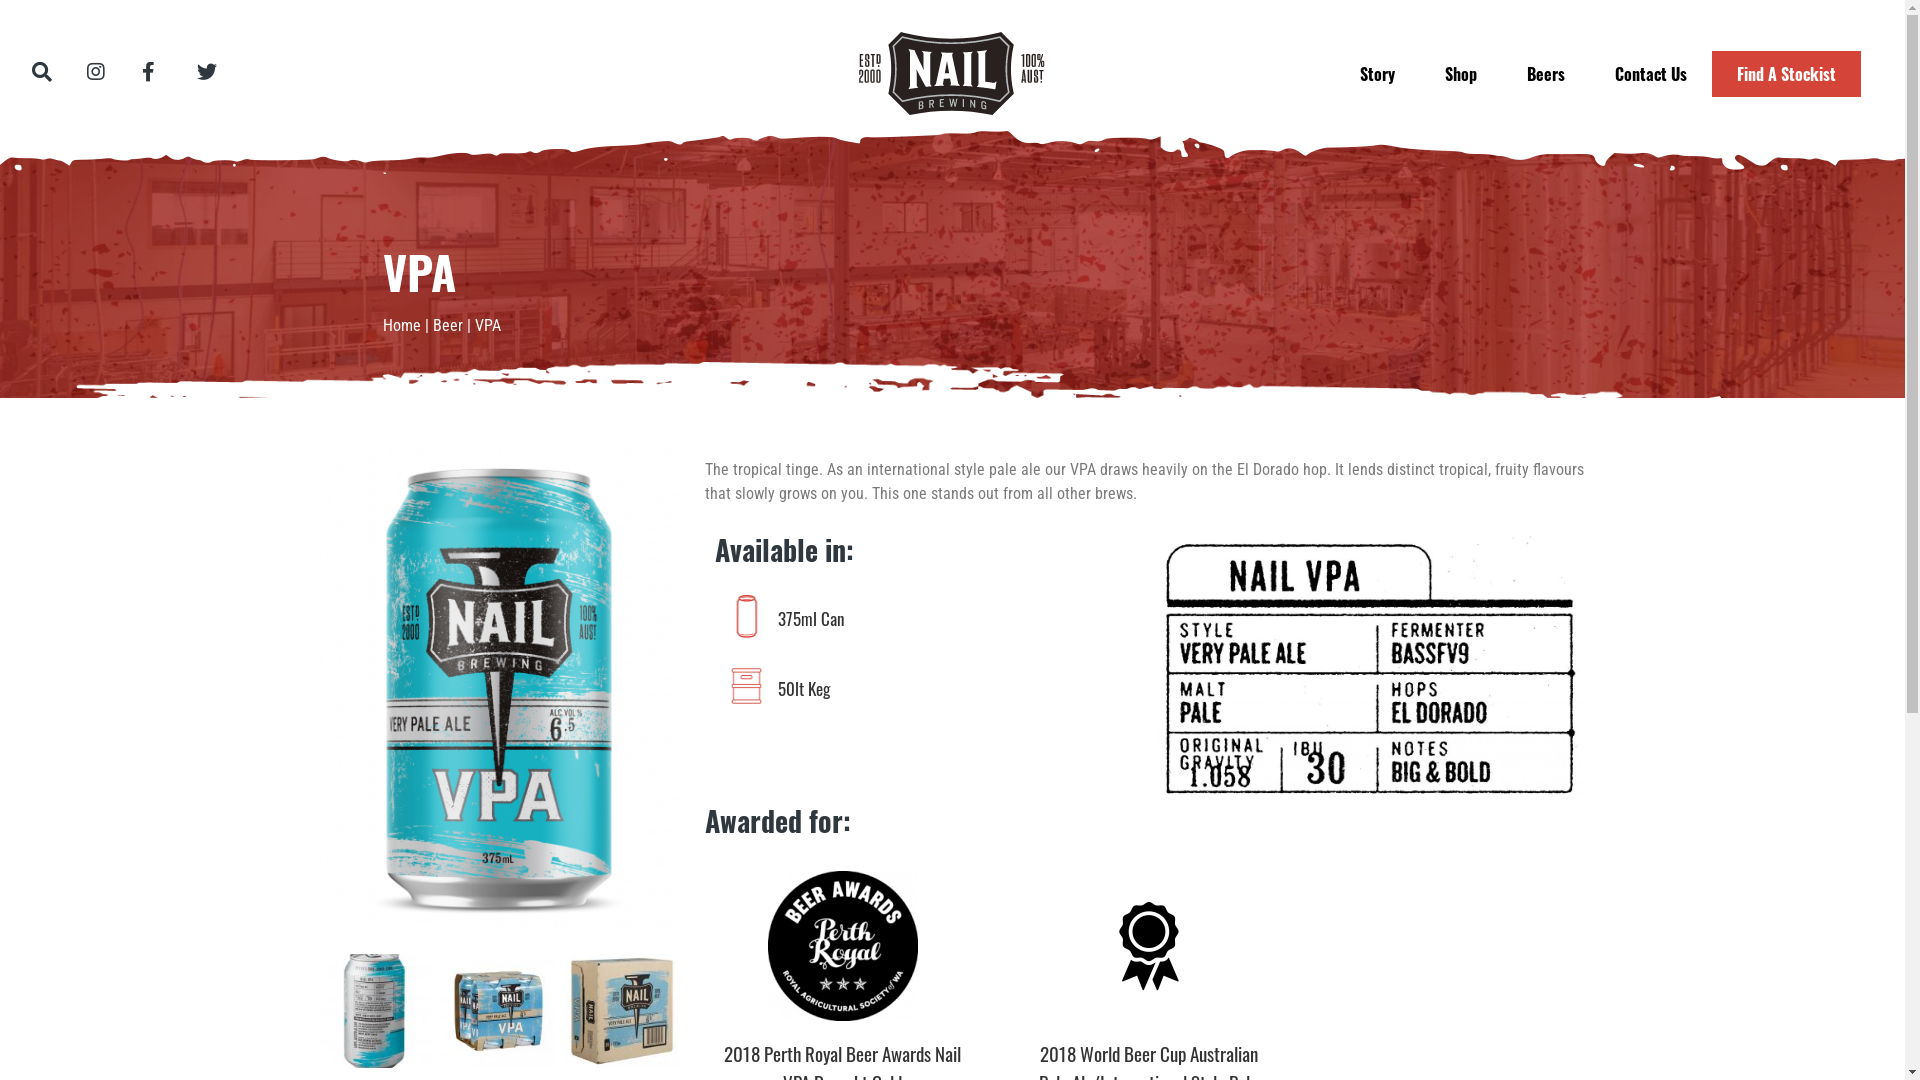  Describe the element at coordinates (1544, 72) in the screenshot. I see `'Beers'` at that location.